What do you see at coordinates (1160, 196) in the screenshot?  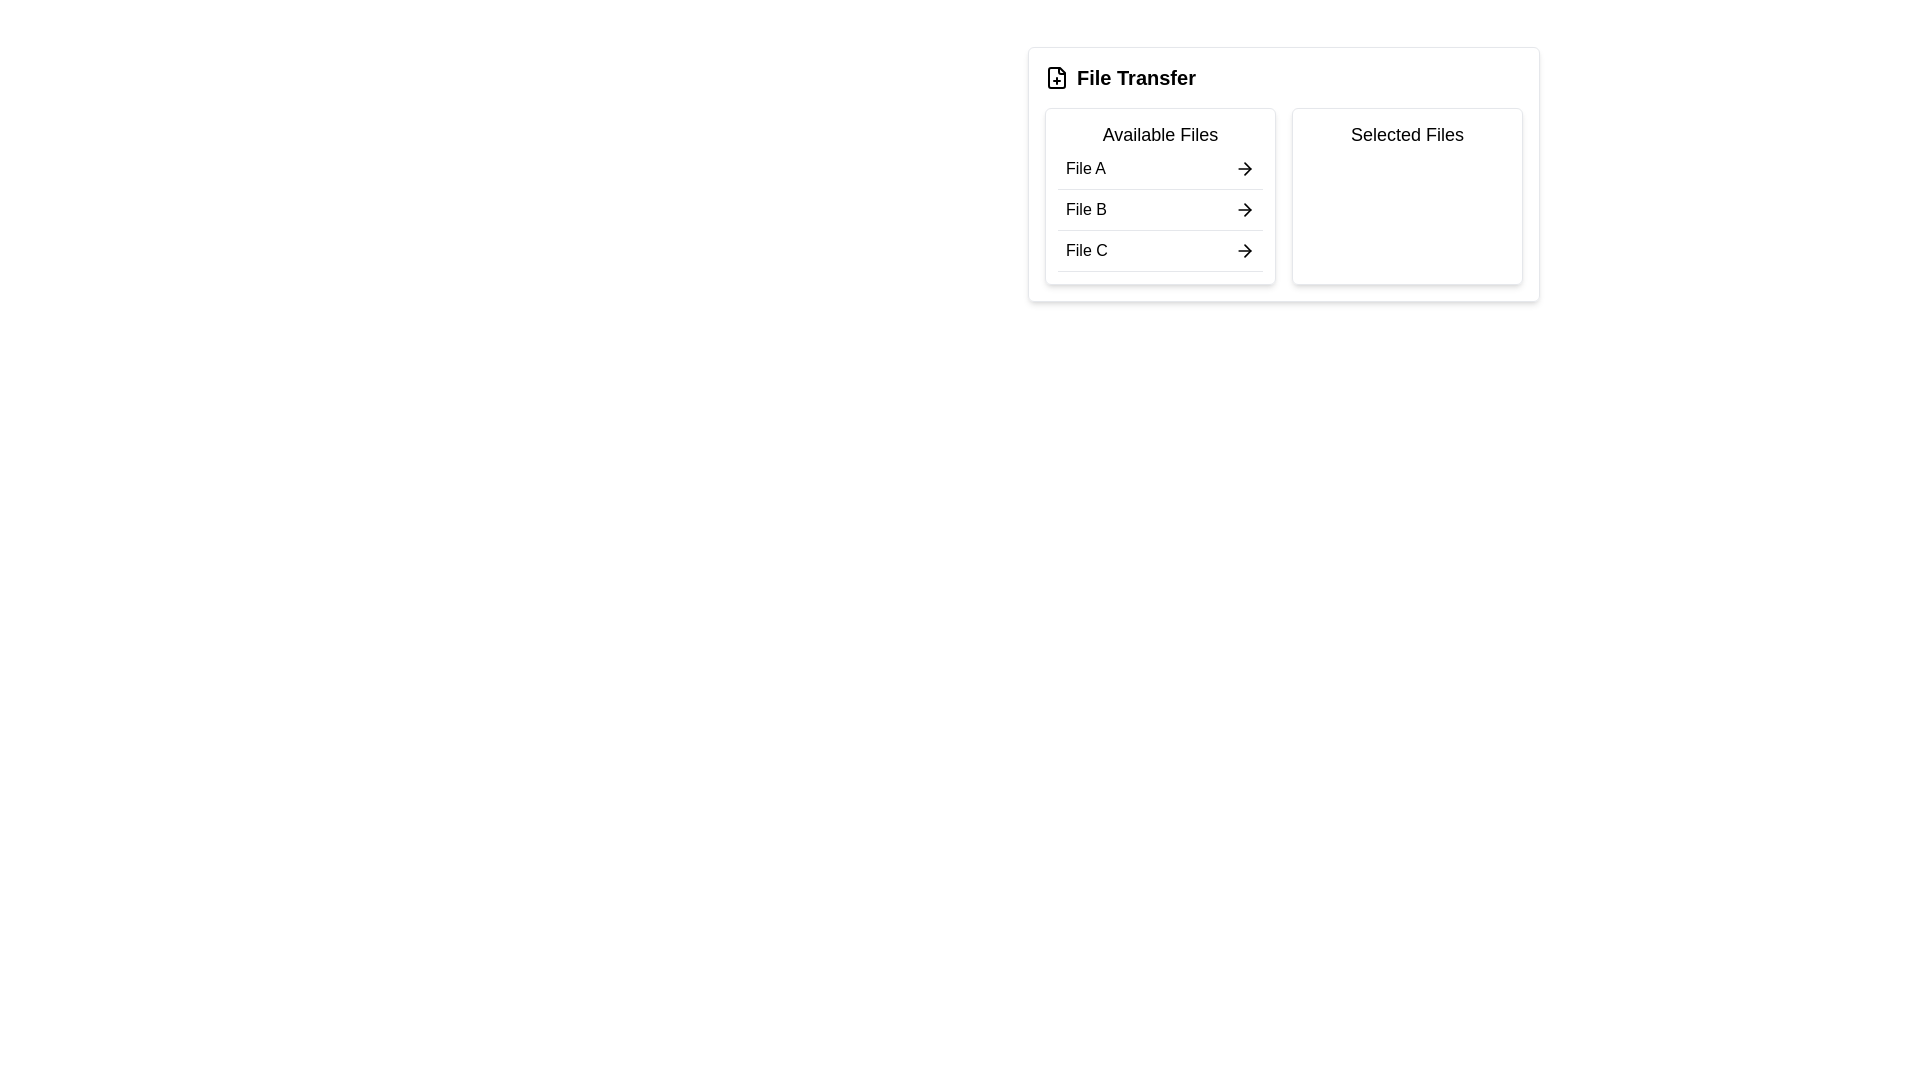 I see `the second entry` at bounding box center [1160, 196].